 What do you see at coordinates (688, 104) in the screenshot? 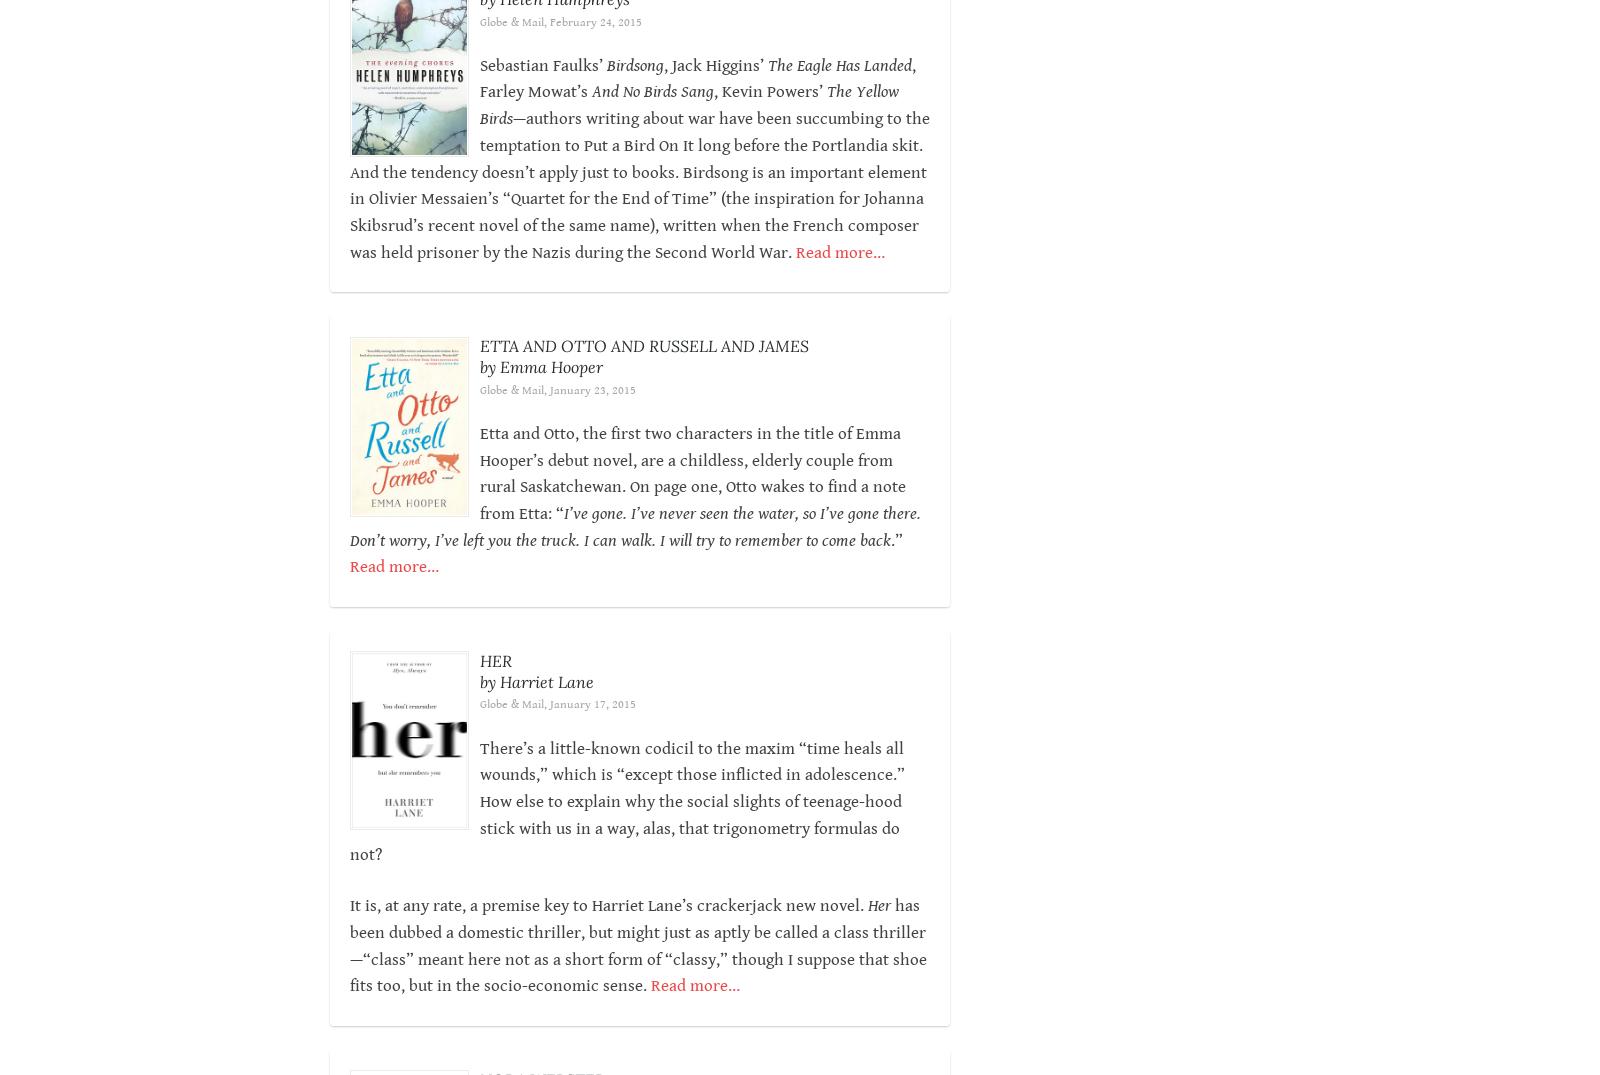
I see `'The Yellow Birds'` at bounding box center [688, 104].